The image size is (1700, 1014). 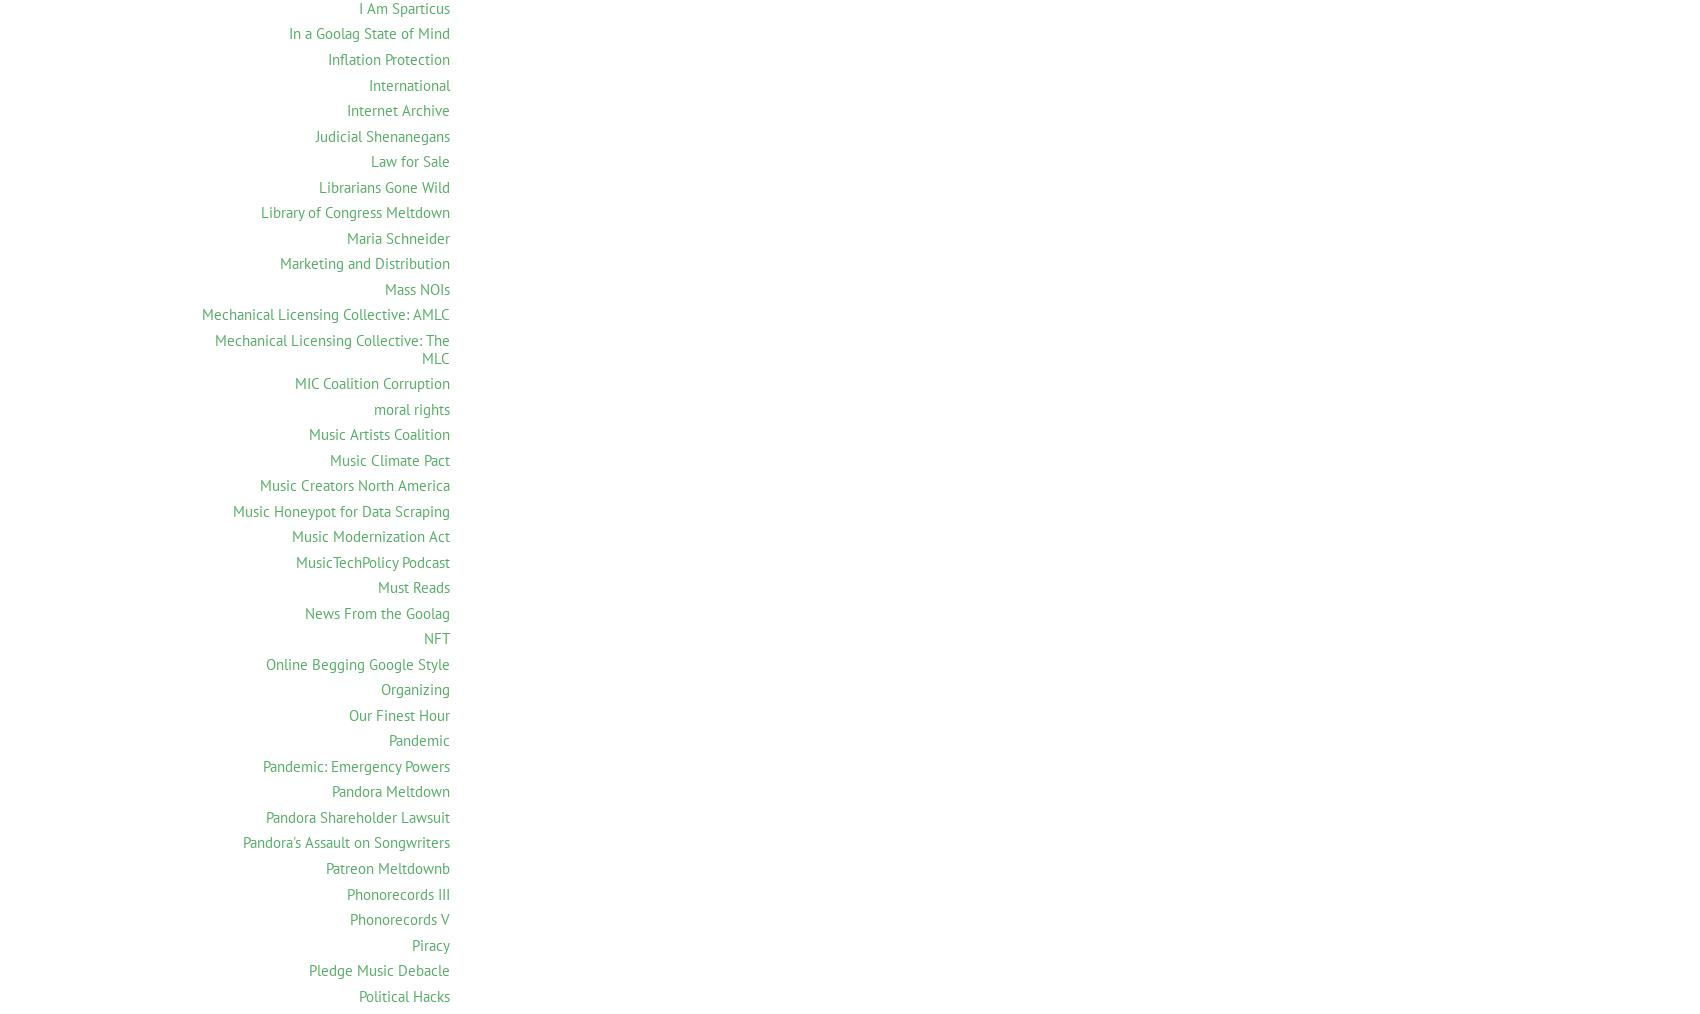 What do you see at coordinates (384, 288) in the screenshot?
I see `'Mass NOIs'` at bounding box center [384, 288].